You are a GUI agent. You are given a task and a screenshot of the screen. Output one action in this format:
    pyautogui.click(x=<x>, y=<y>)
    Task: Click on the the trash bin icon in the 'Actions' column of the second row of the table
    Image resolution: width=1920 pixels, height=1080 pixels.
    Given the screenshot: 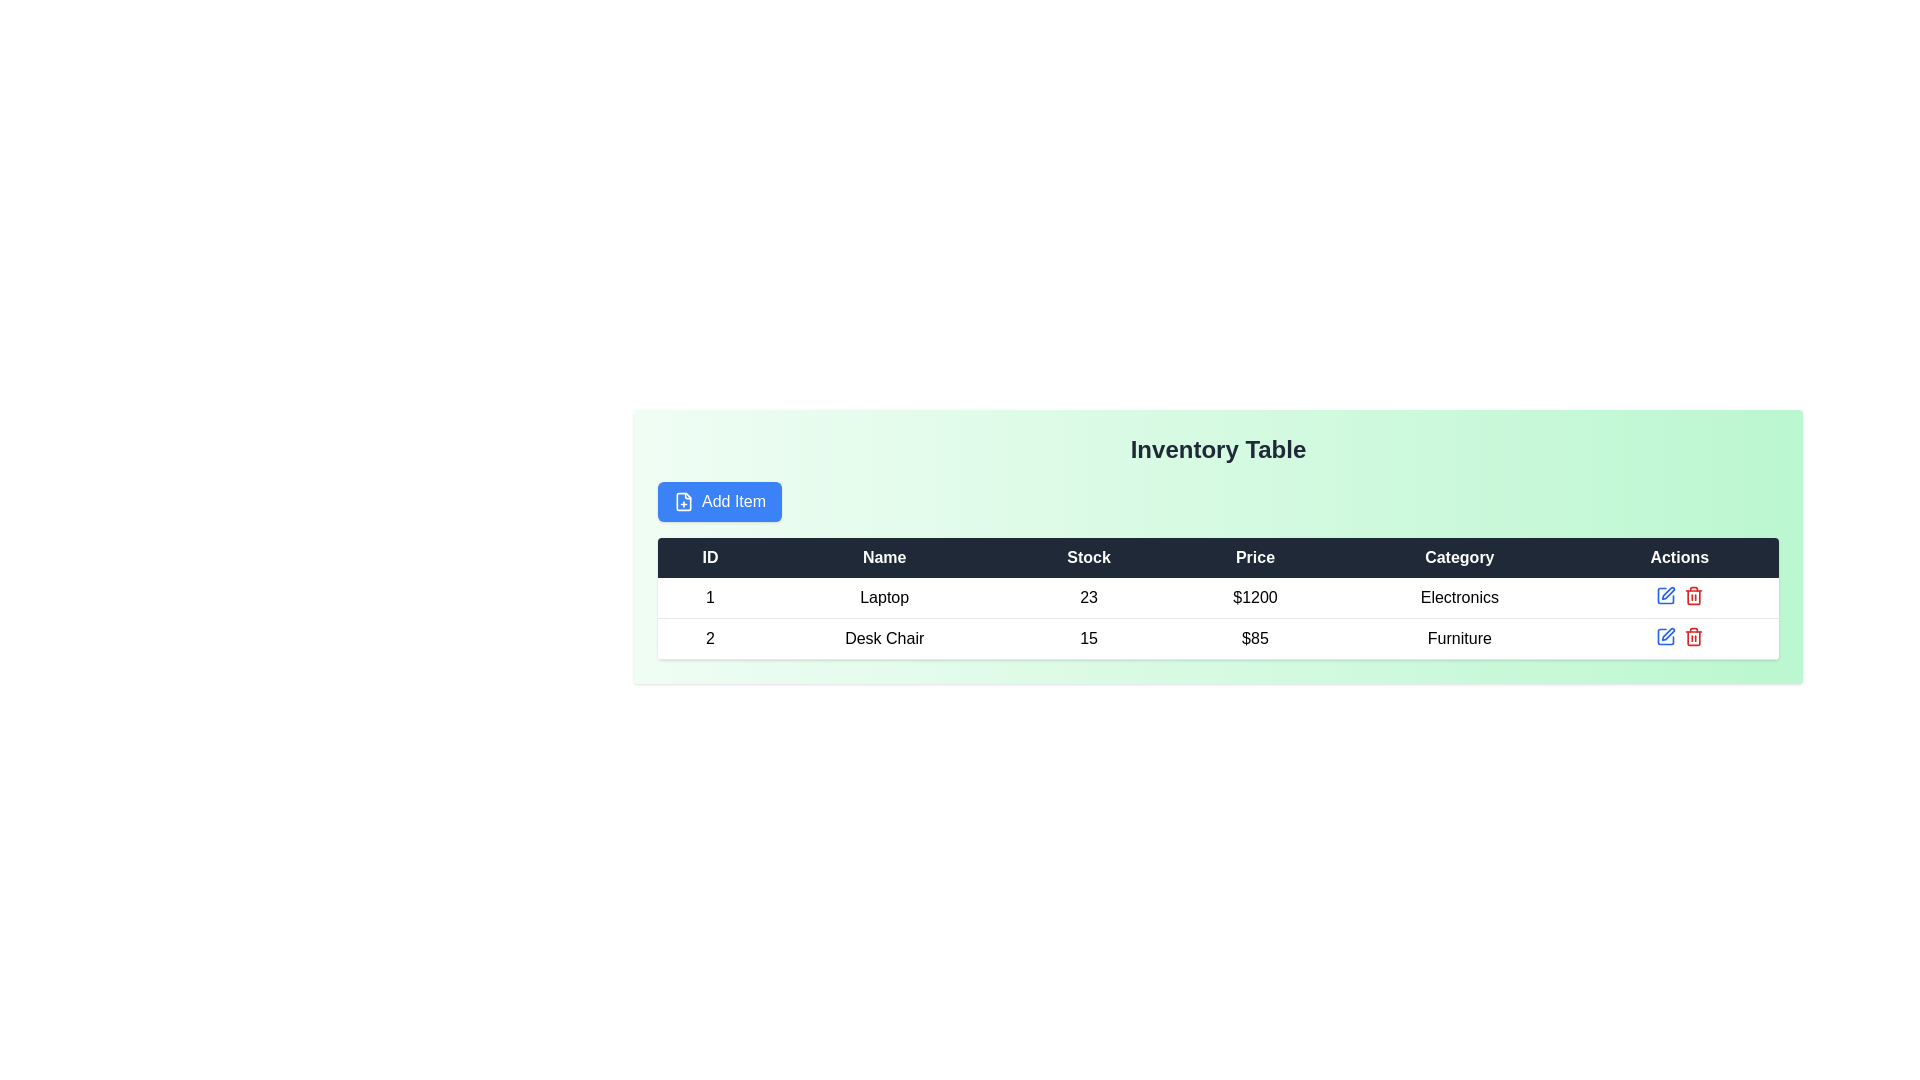 What is the action you would take?
    pyautogui.click(x=1692, y=596)
    